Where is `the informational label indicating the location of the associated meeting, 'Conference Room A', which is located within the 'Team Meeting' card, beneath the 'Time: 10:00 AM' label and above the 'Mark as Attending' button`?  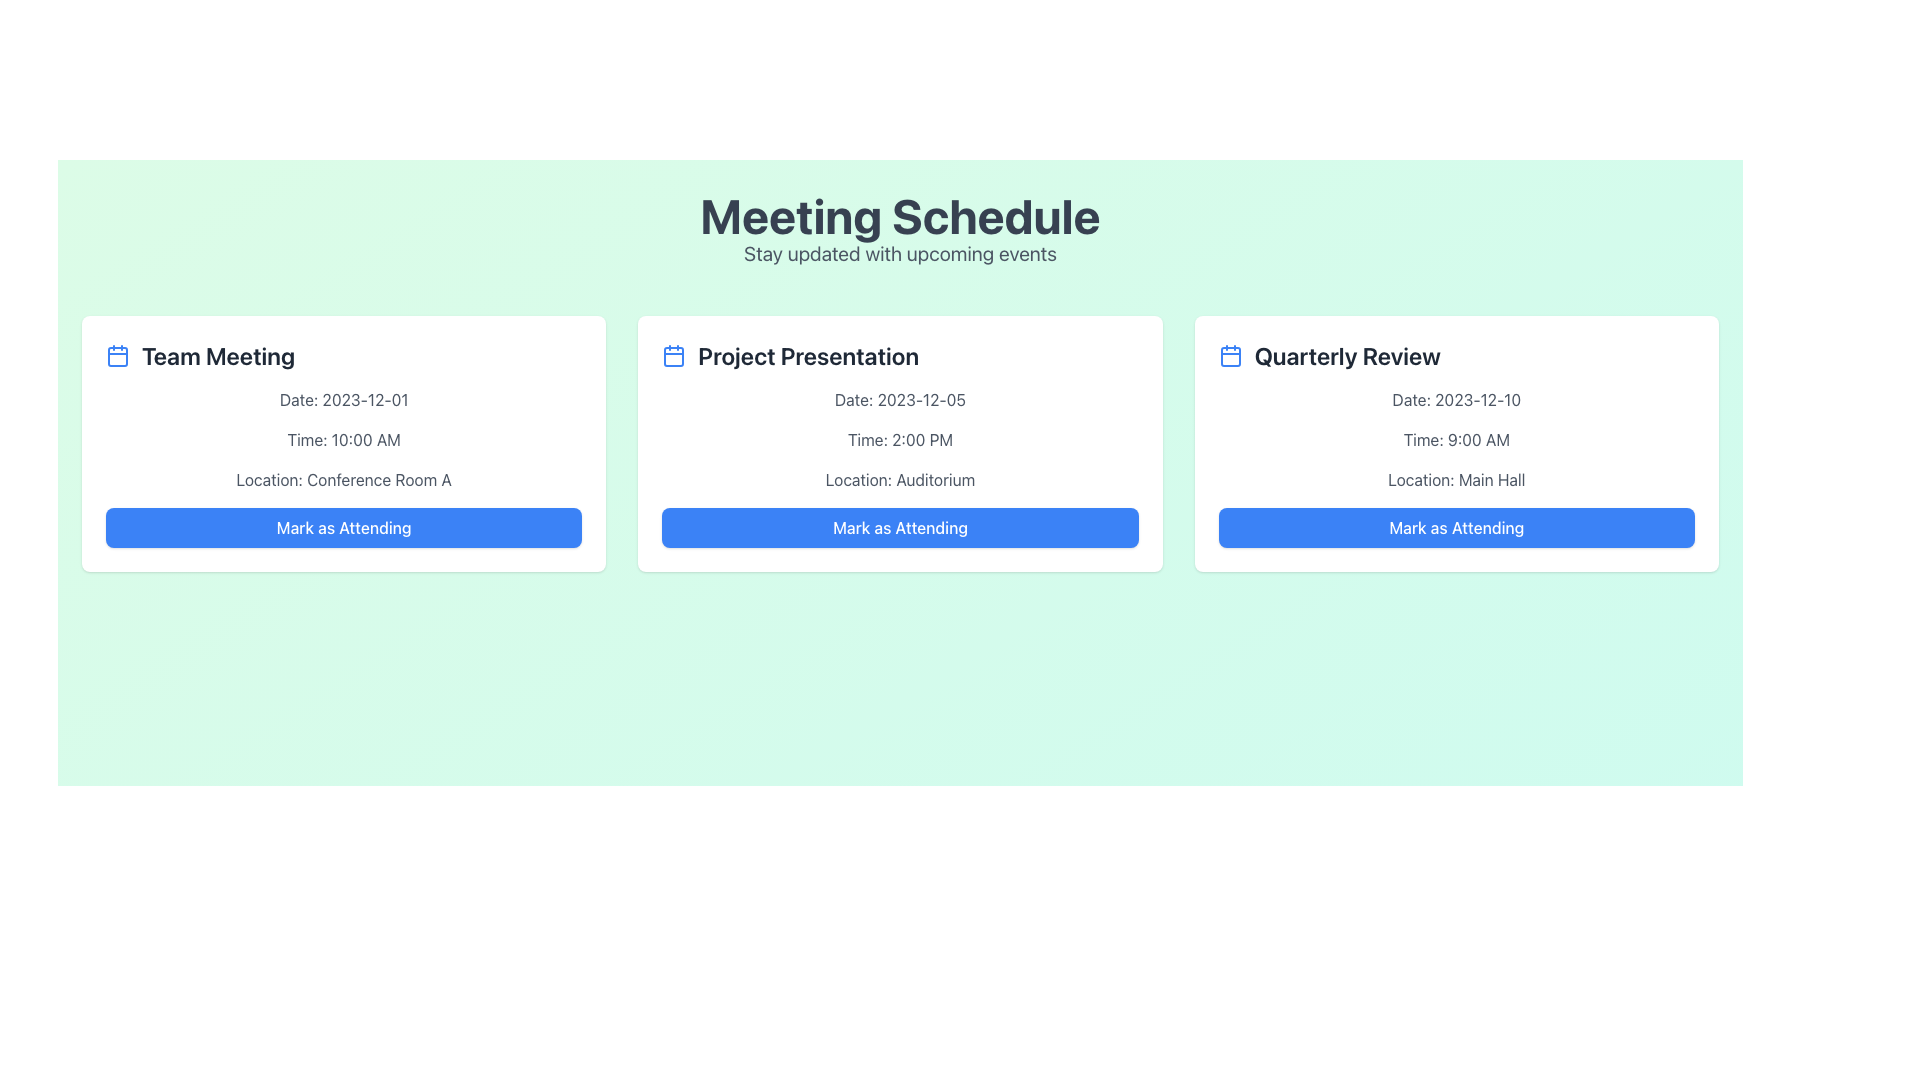
the informational label indicating the location of the associated meeting, 'Conference Room A', which is located within the 'Team Meeting' card, beneath the 'Time: 10:00 AM' label and above the 'Mark as Attending' button is located at coordinates (344, 479).